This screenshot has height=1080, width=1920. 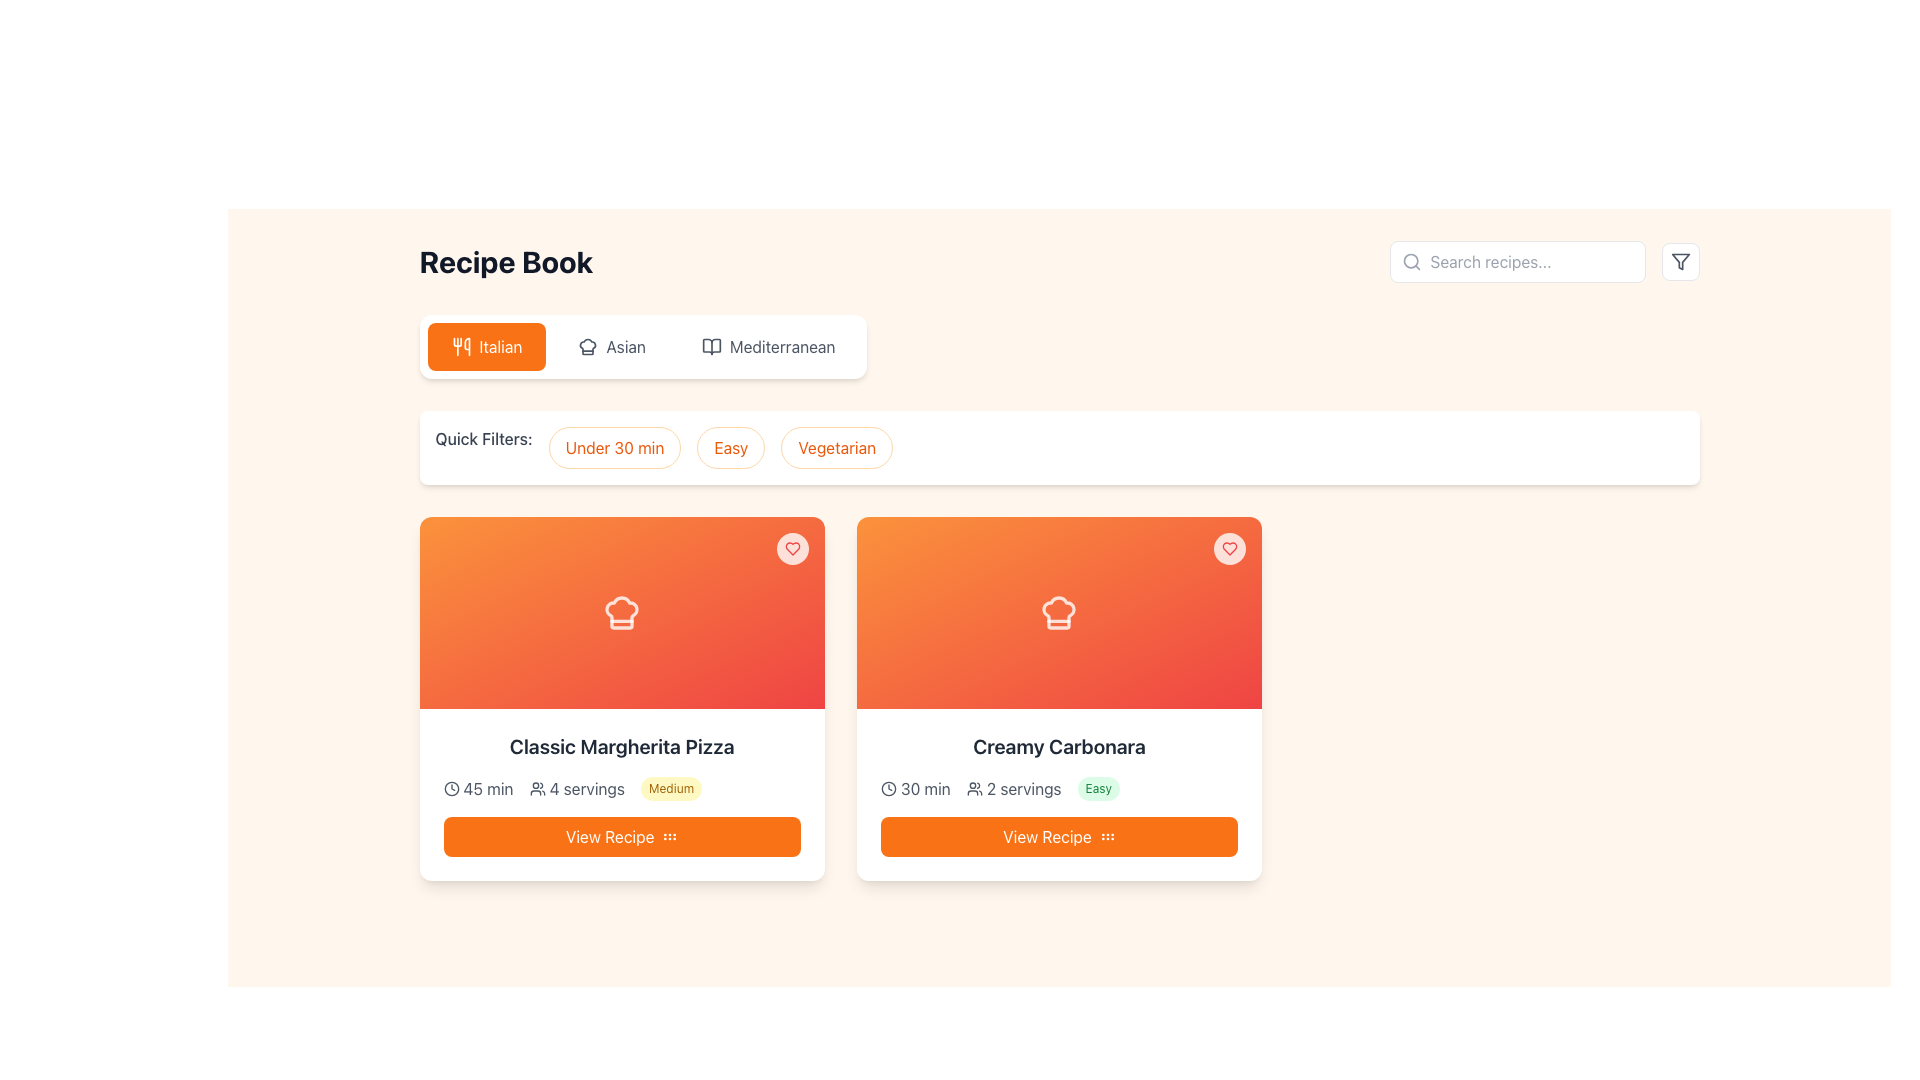 I want to click on the servings quantity icon for 'Creamy Carbonara', which is visually represented next to the text '2 servings' and is the first element in a horizontal group within the card, so click(x=974, y=788).